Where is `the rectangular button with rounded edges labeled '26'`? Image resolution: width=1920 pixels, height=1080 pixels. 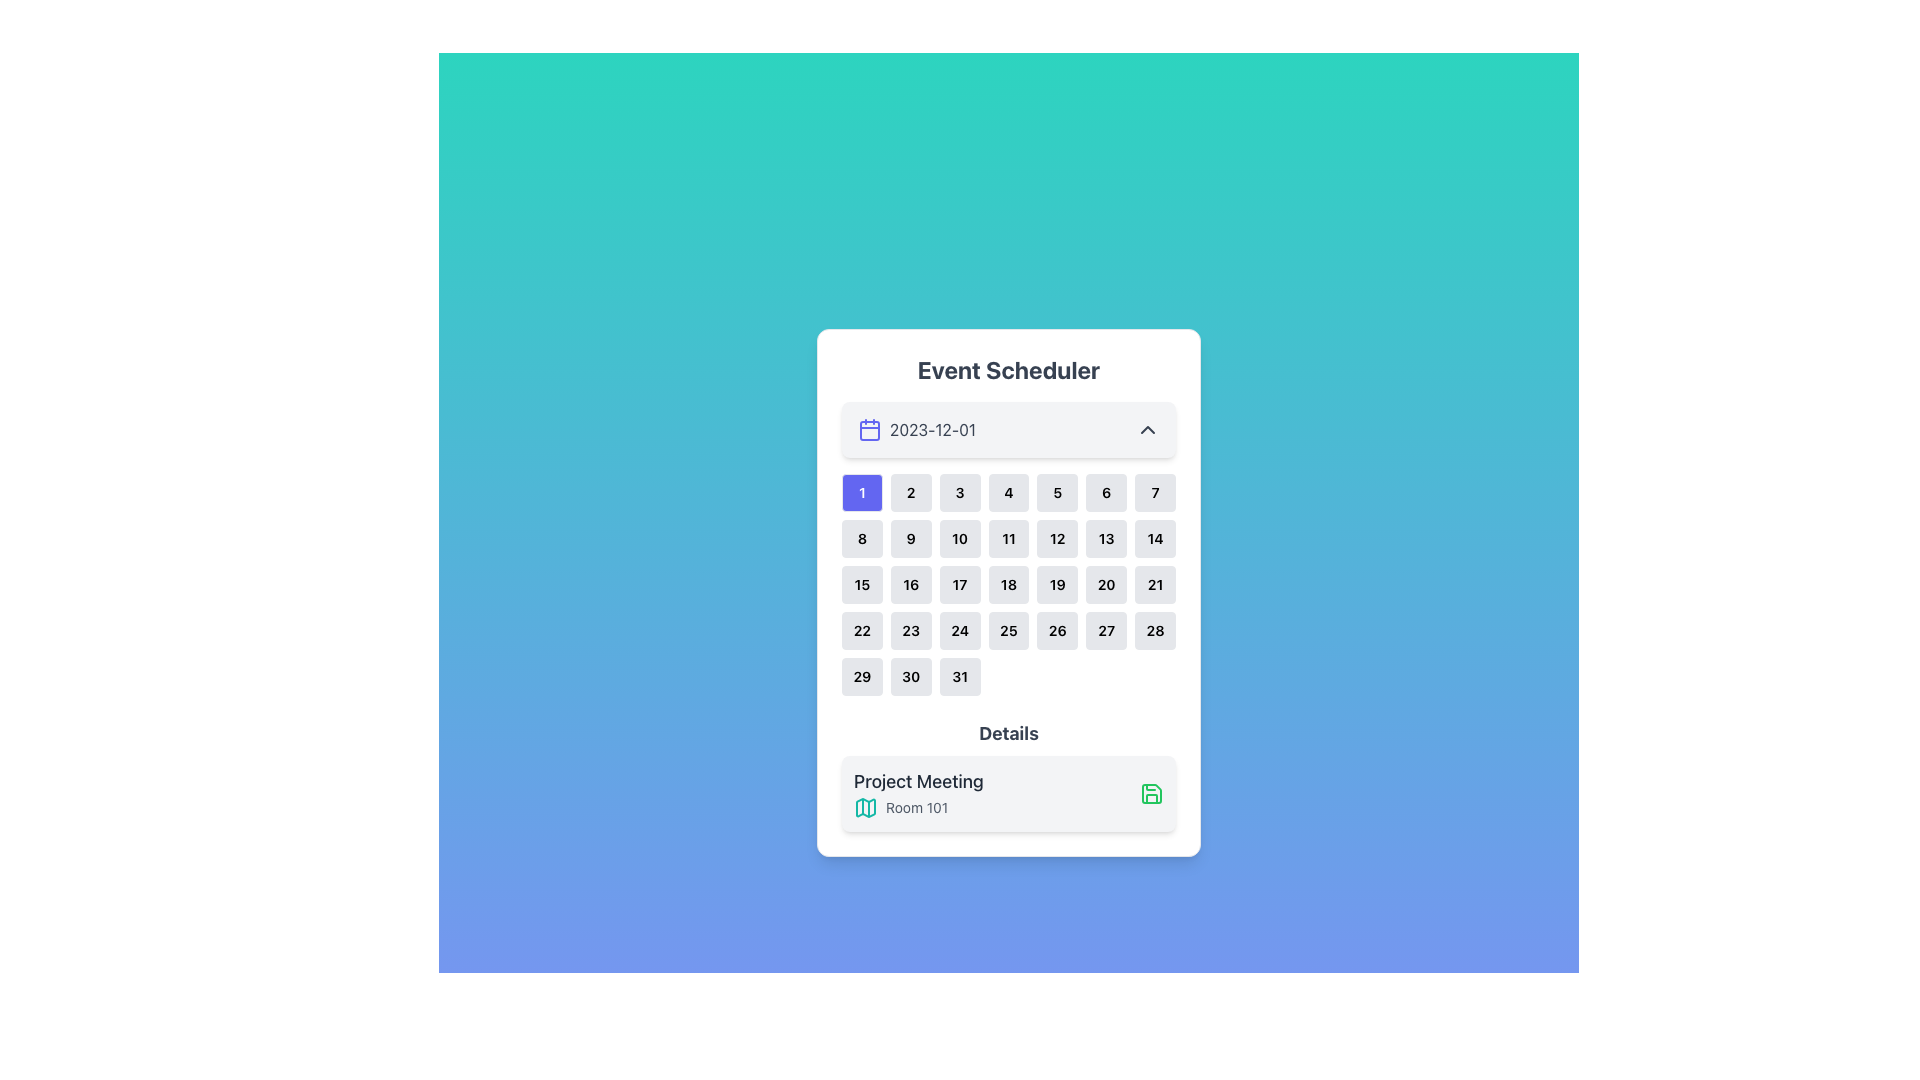
the rectangular button with rounded edges labeled '26' is located at coordinates (1056, 631).